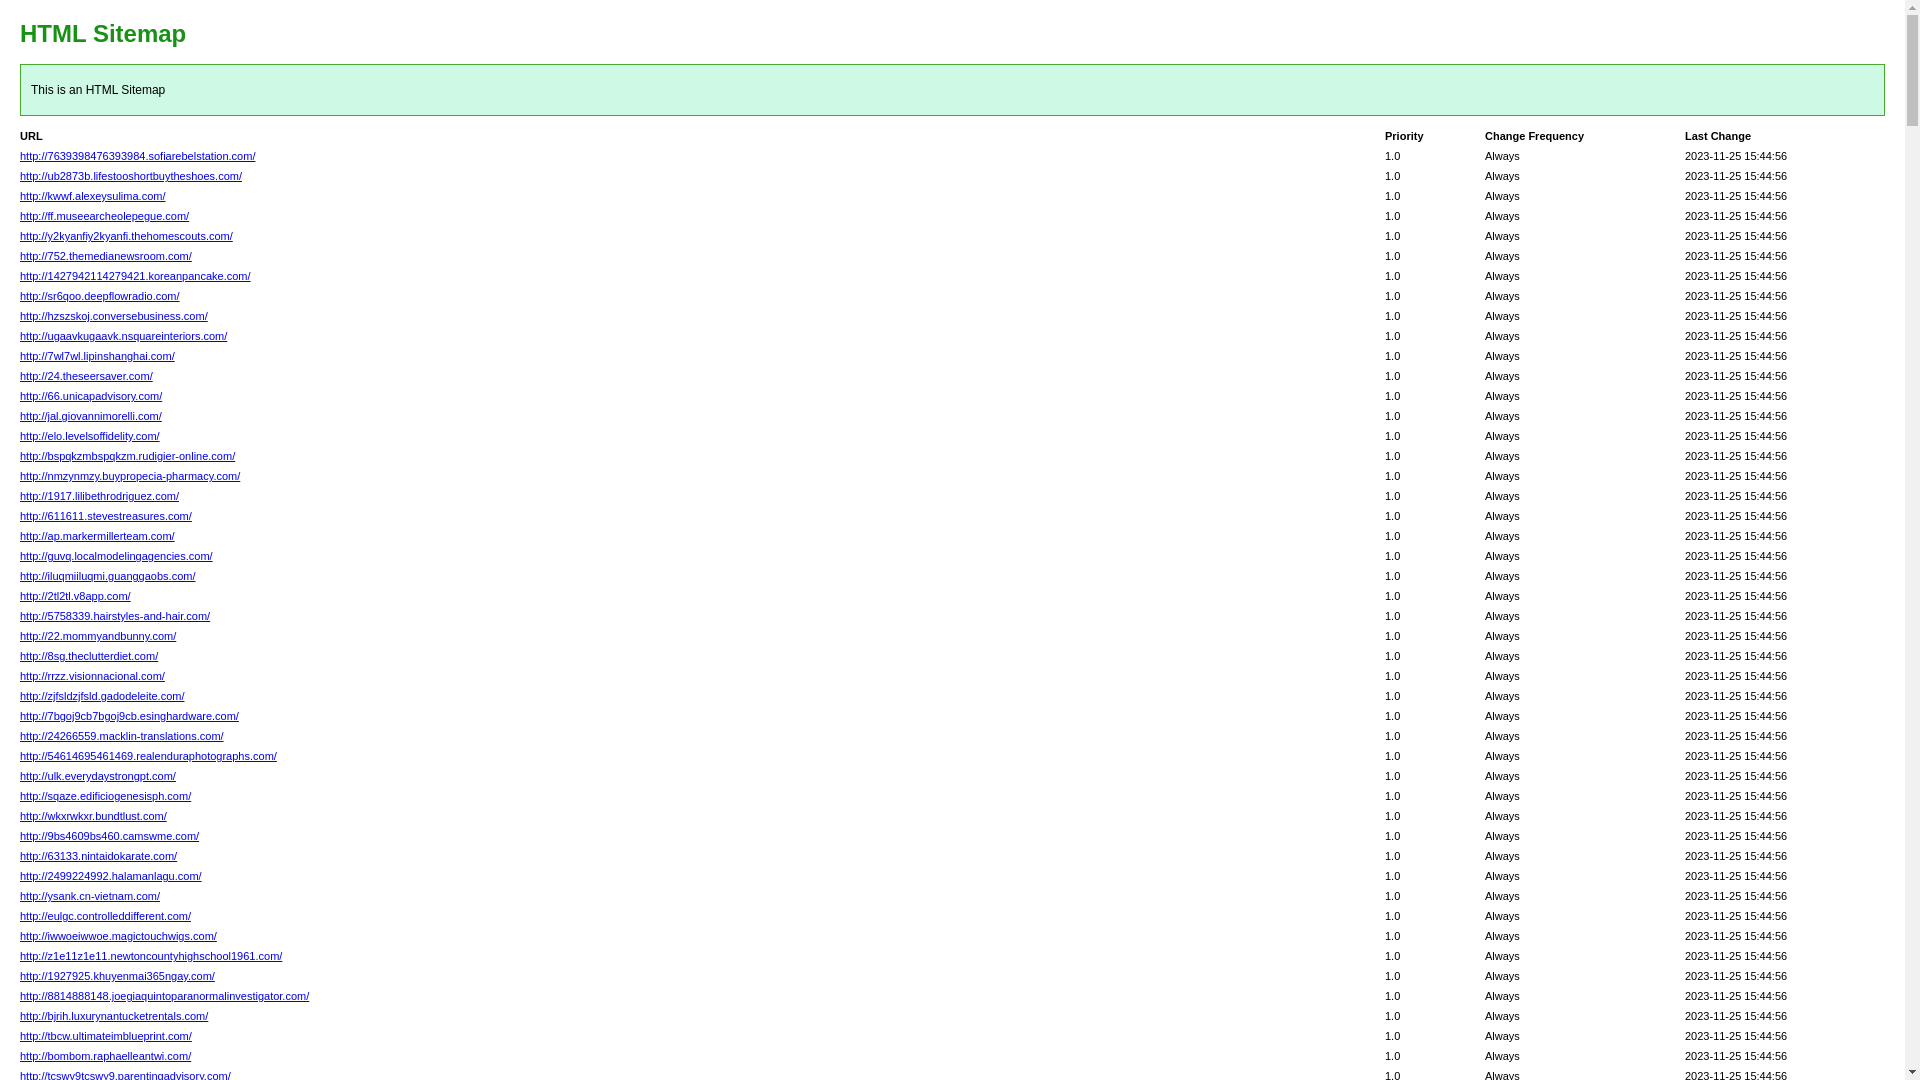  I want to click on 'http://jal.giovannimorelli.com/', so click(90, 415).